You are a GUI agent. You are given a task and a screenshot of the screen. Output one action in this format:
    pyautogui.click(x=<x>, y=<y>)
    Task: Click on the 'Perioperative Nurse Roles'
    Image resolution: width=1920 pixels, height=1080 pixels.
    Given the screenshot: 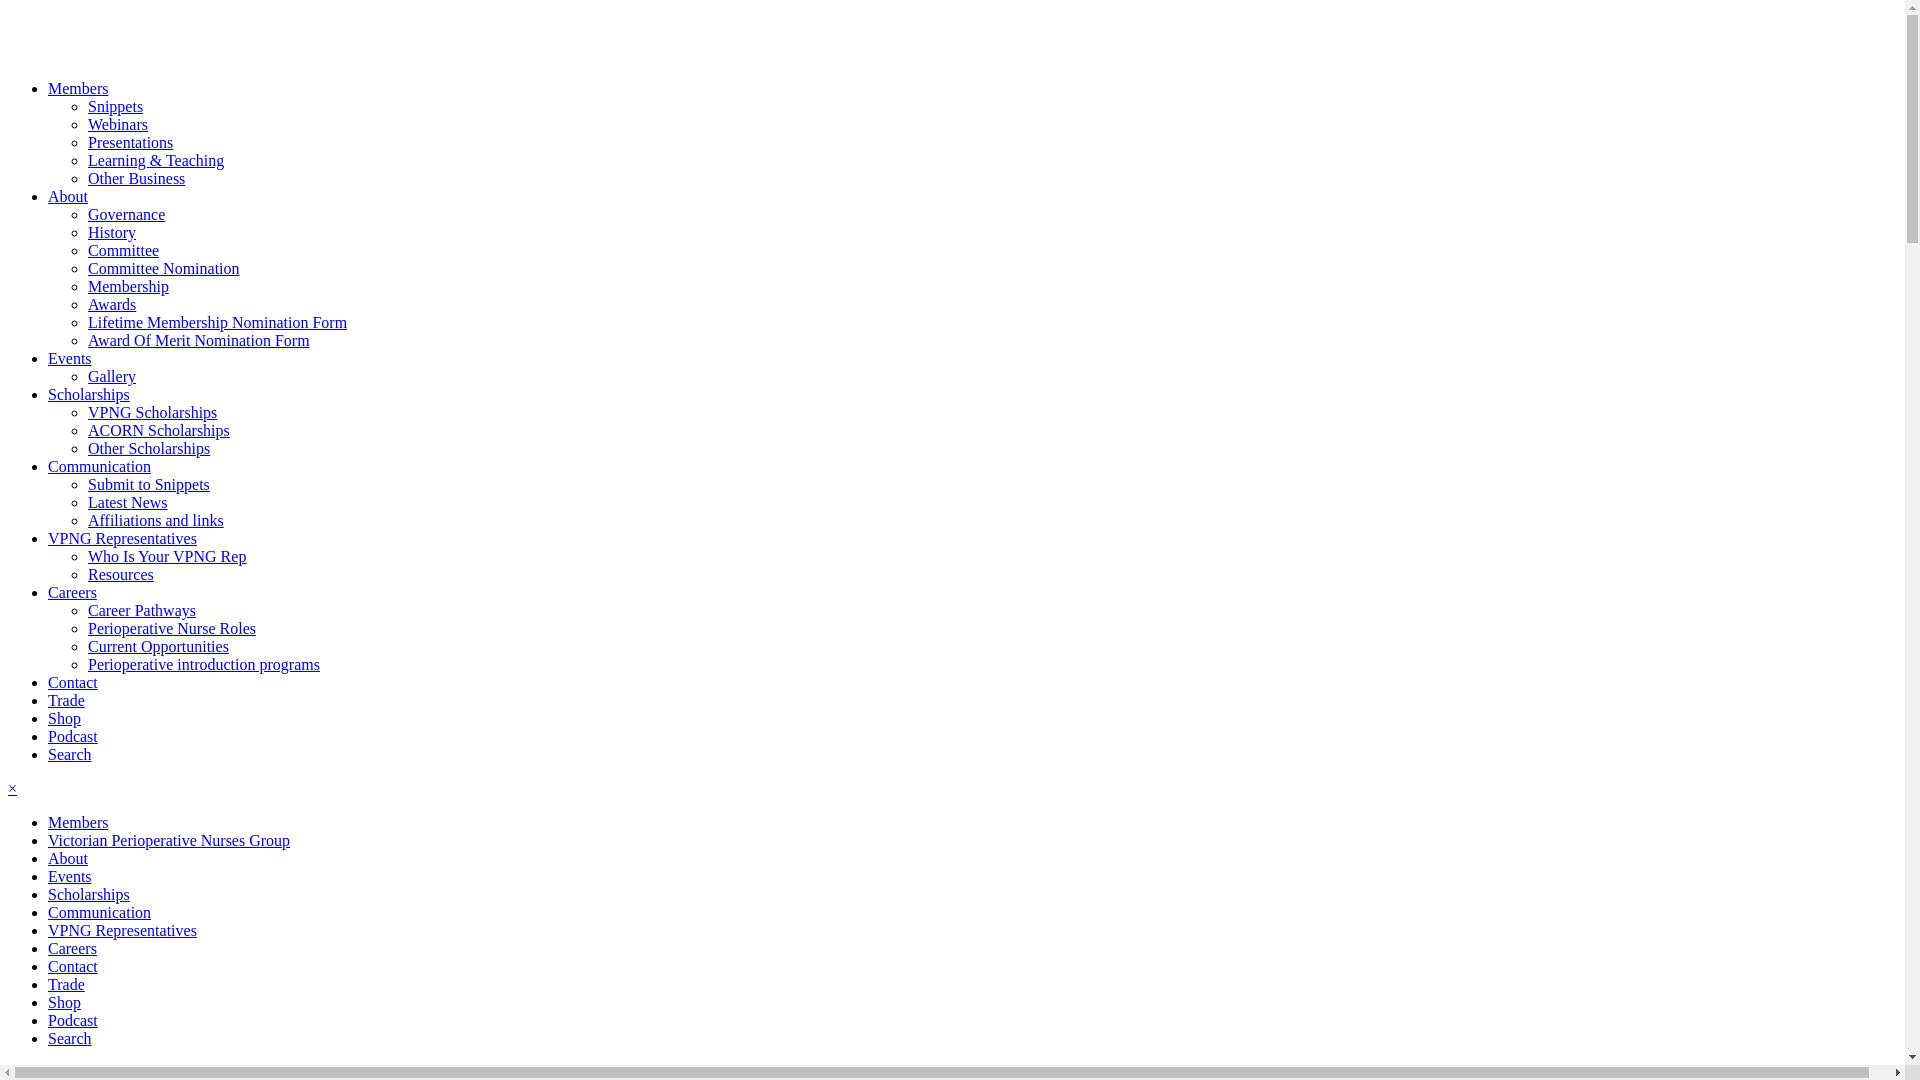 What is the action you would take?
    pyautogui.click(x=86, y=627)
    